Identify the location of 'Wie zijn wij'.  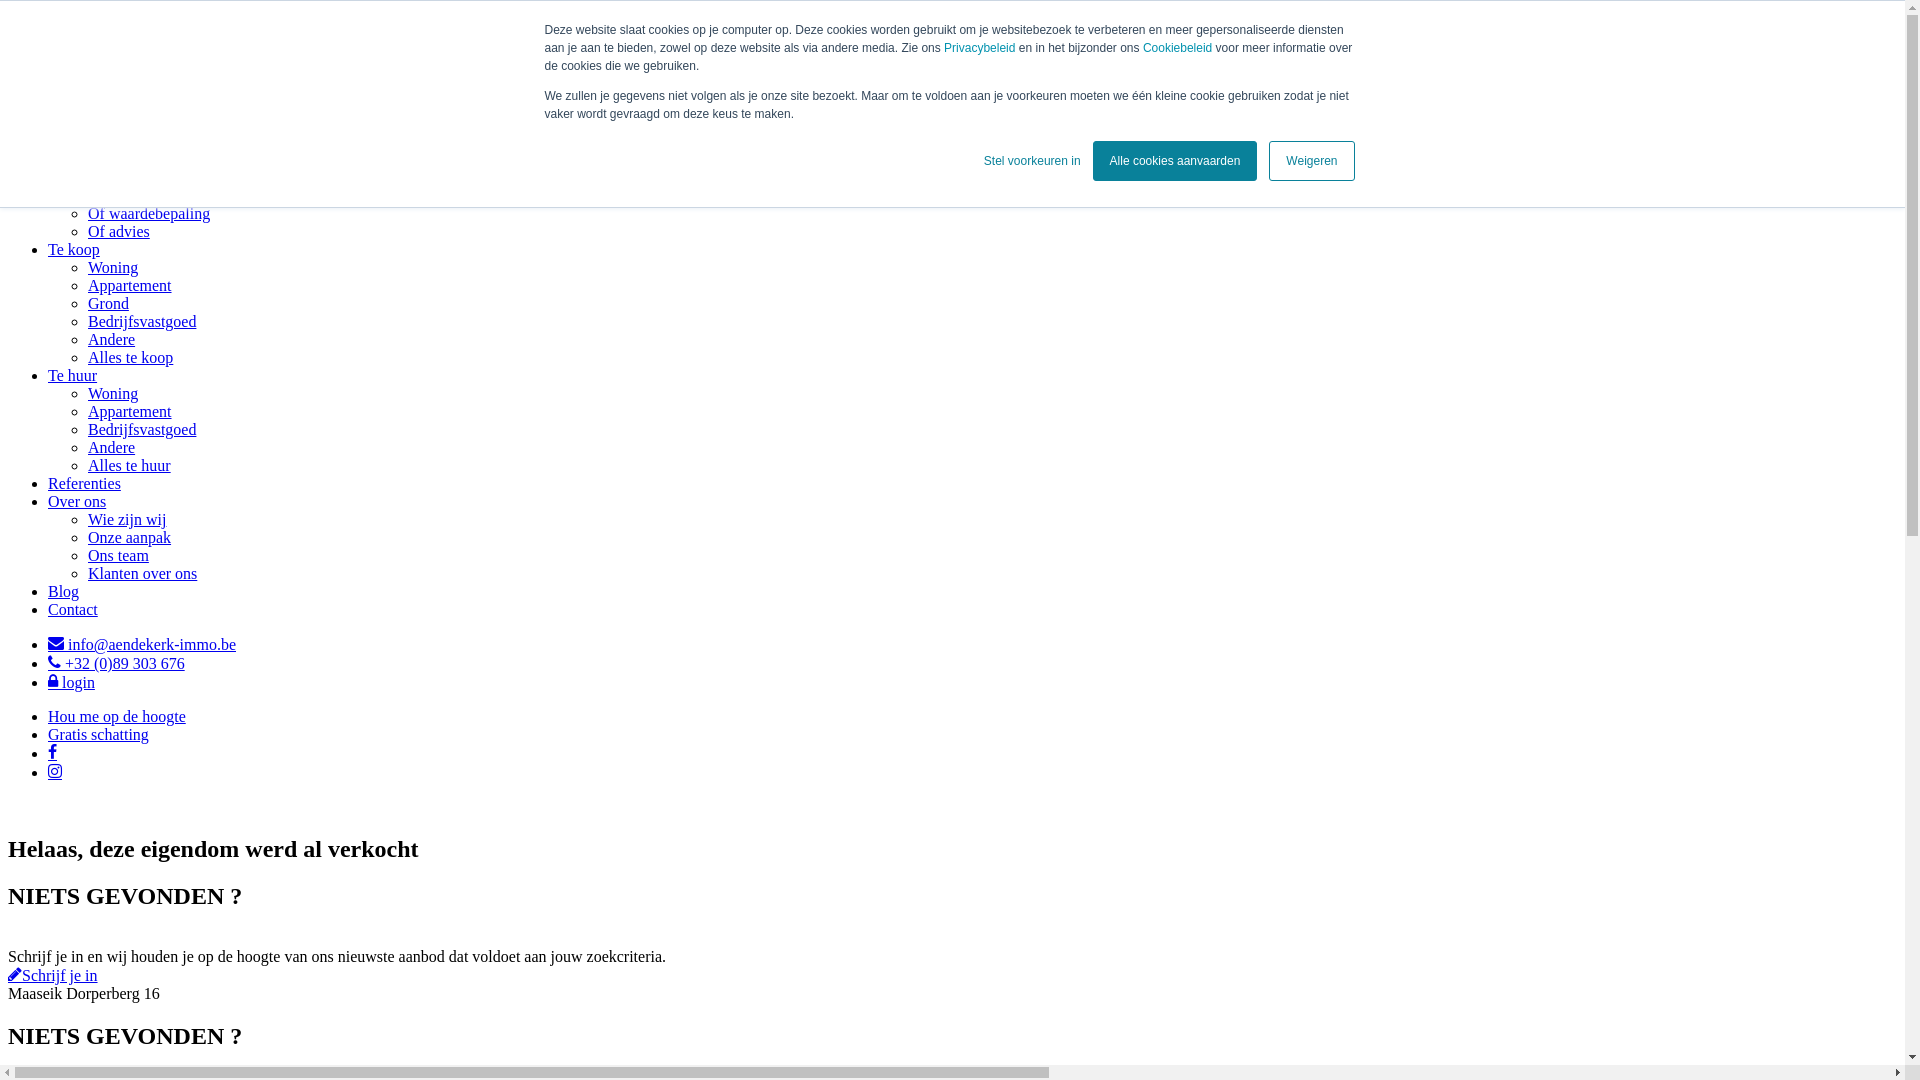
(125, 518).